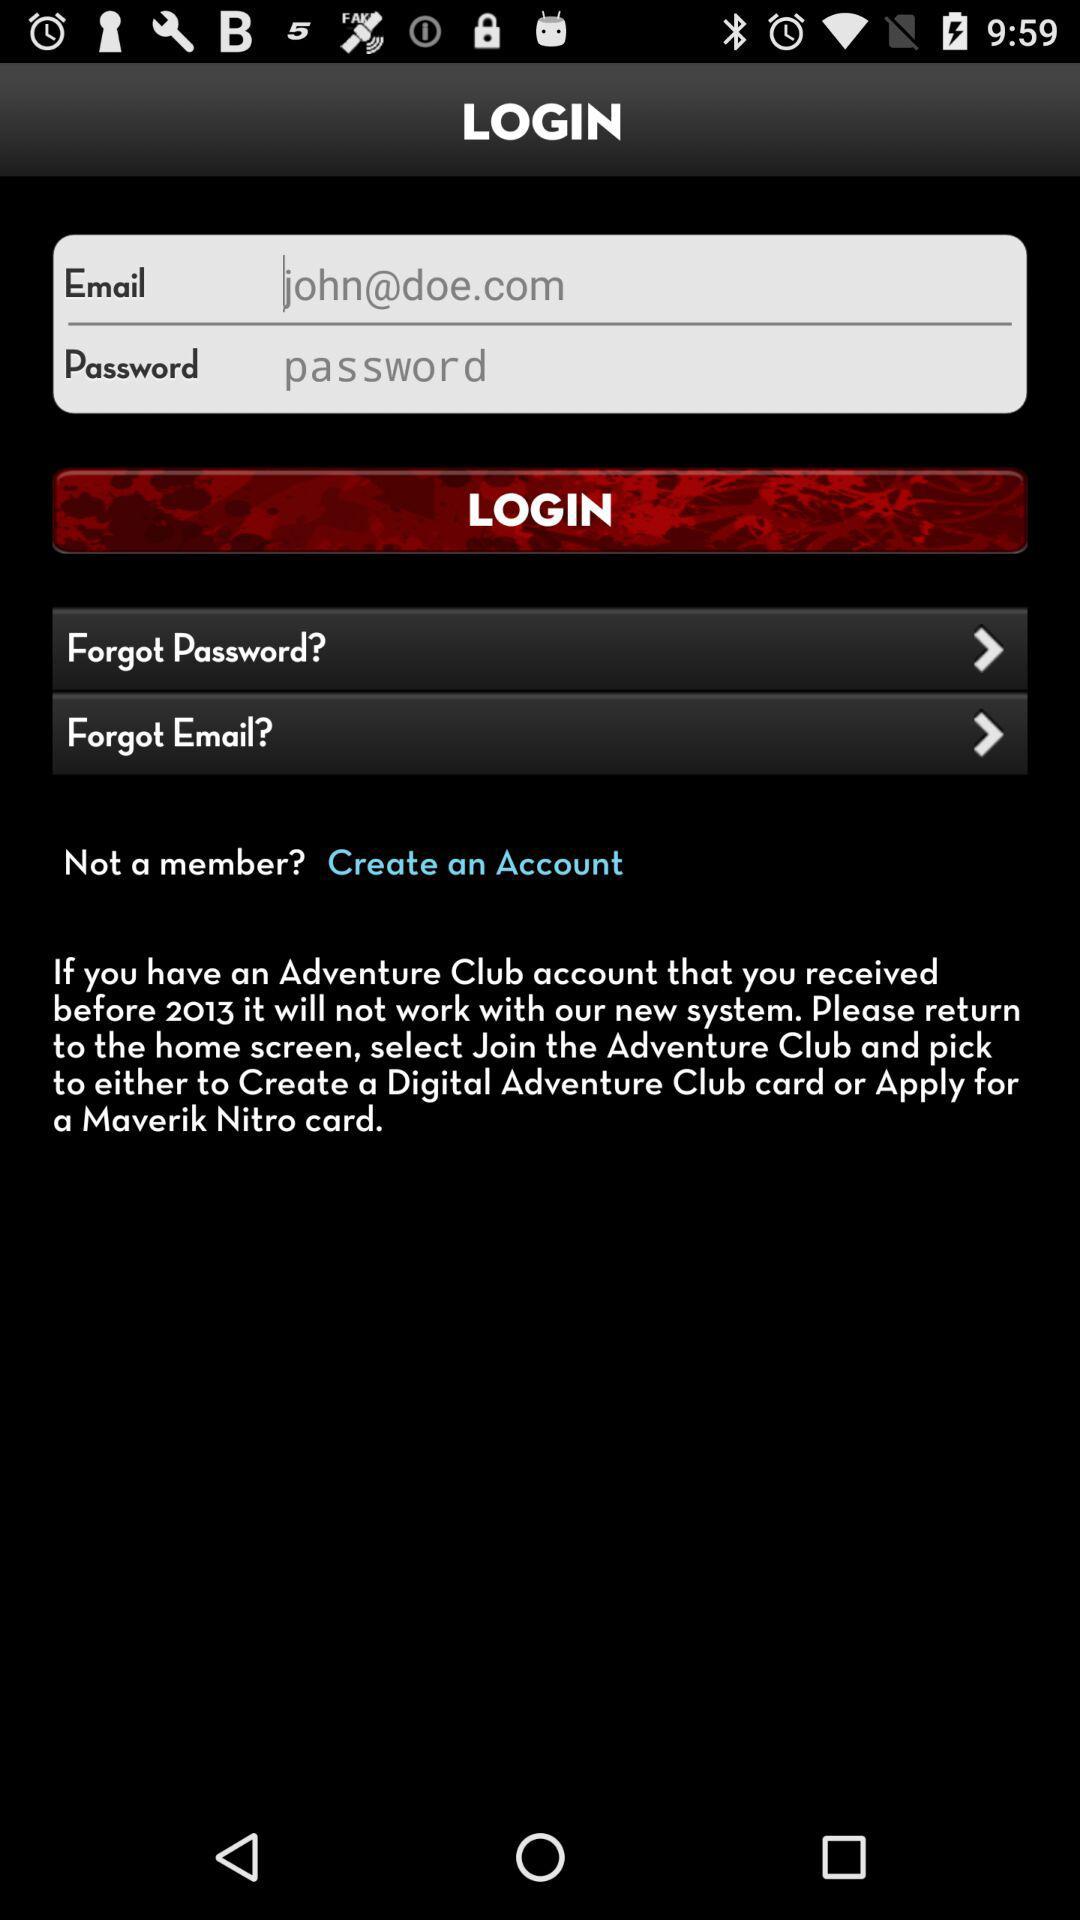 This screenshot has width=1080, height=1920. Describe the element at coordinates (644, 364) in the screenshot. I see `password` at that location.